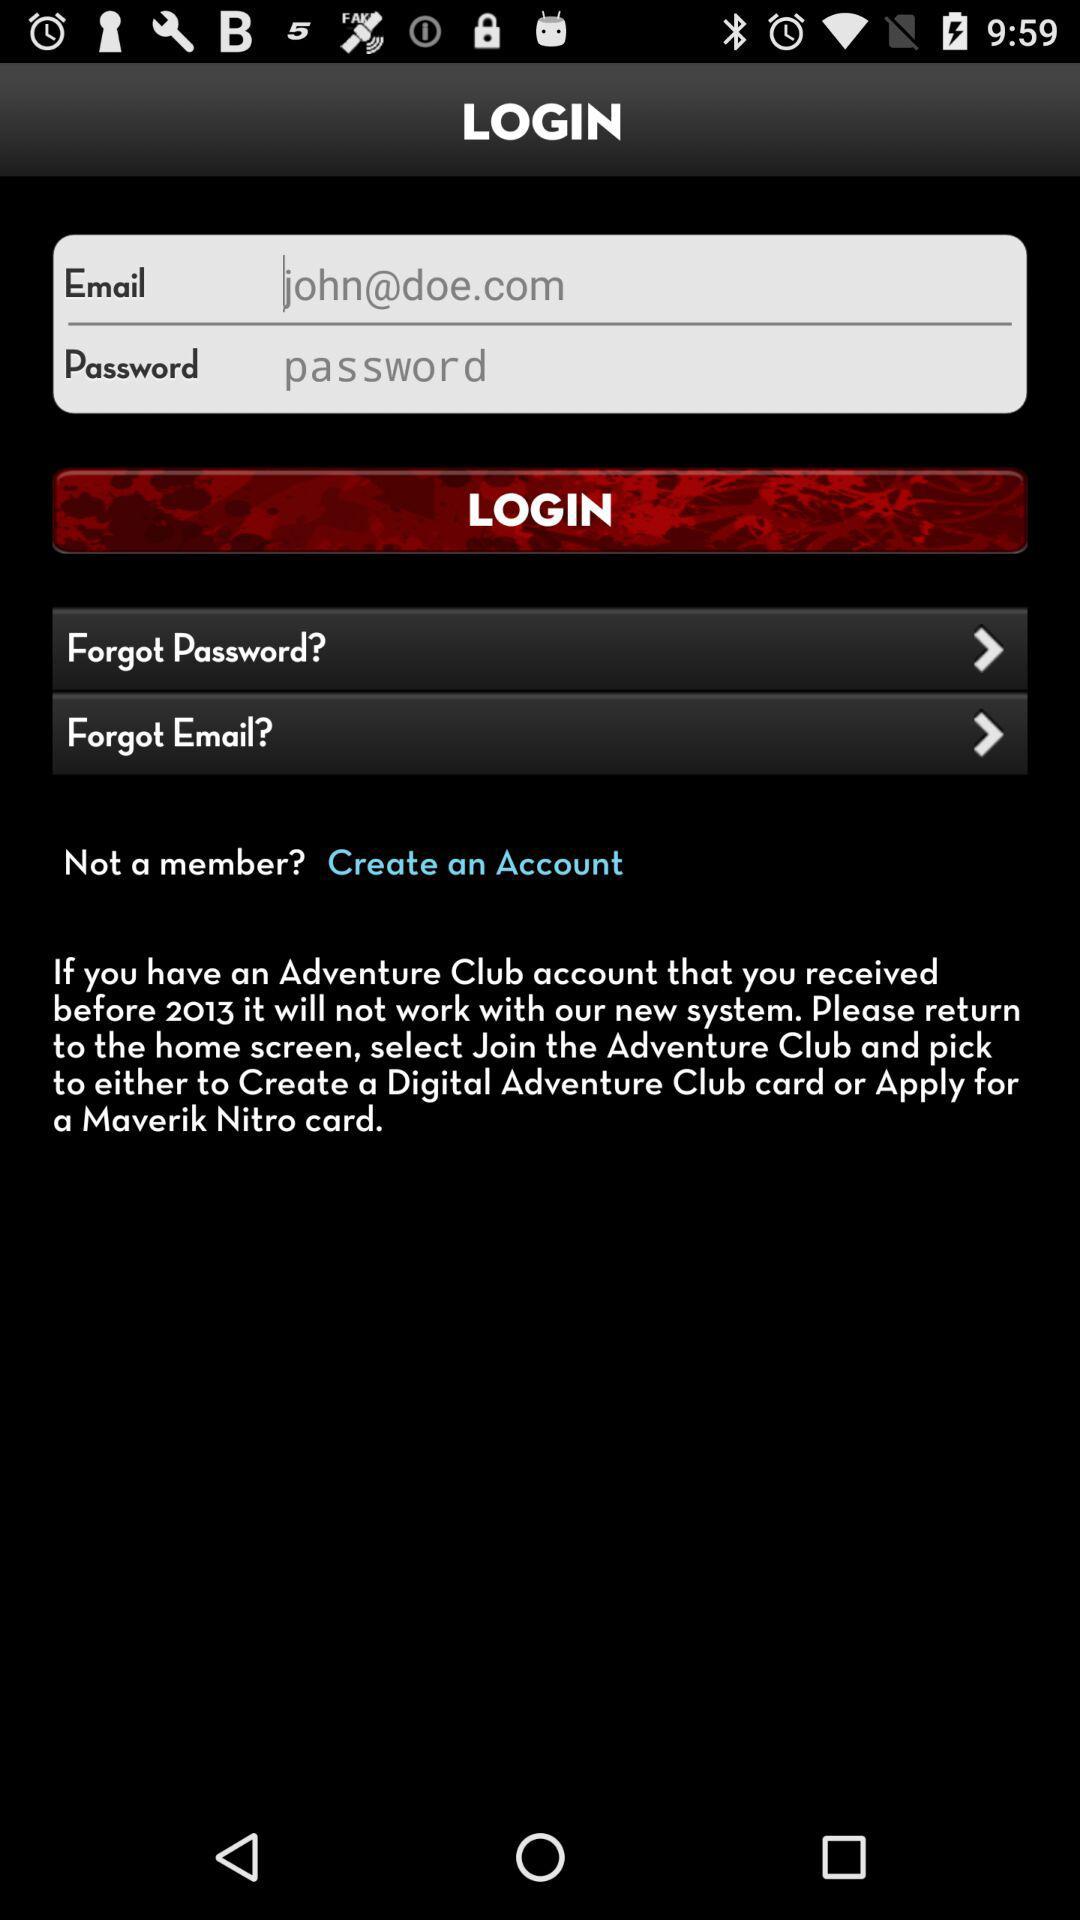 This screenshot has width=1080, height=1920. Describe the element at coordinates (644, 364) in the screenshot. I see `password` at that location.